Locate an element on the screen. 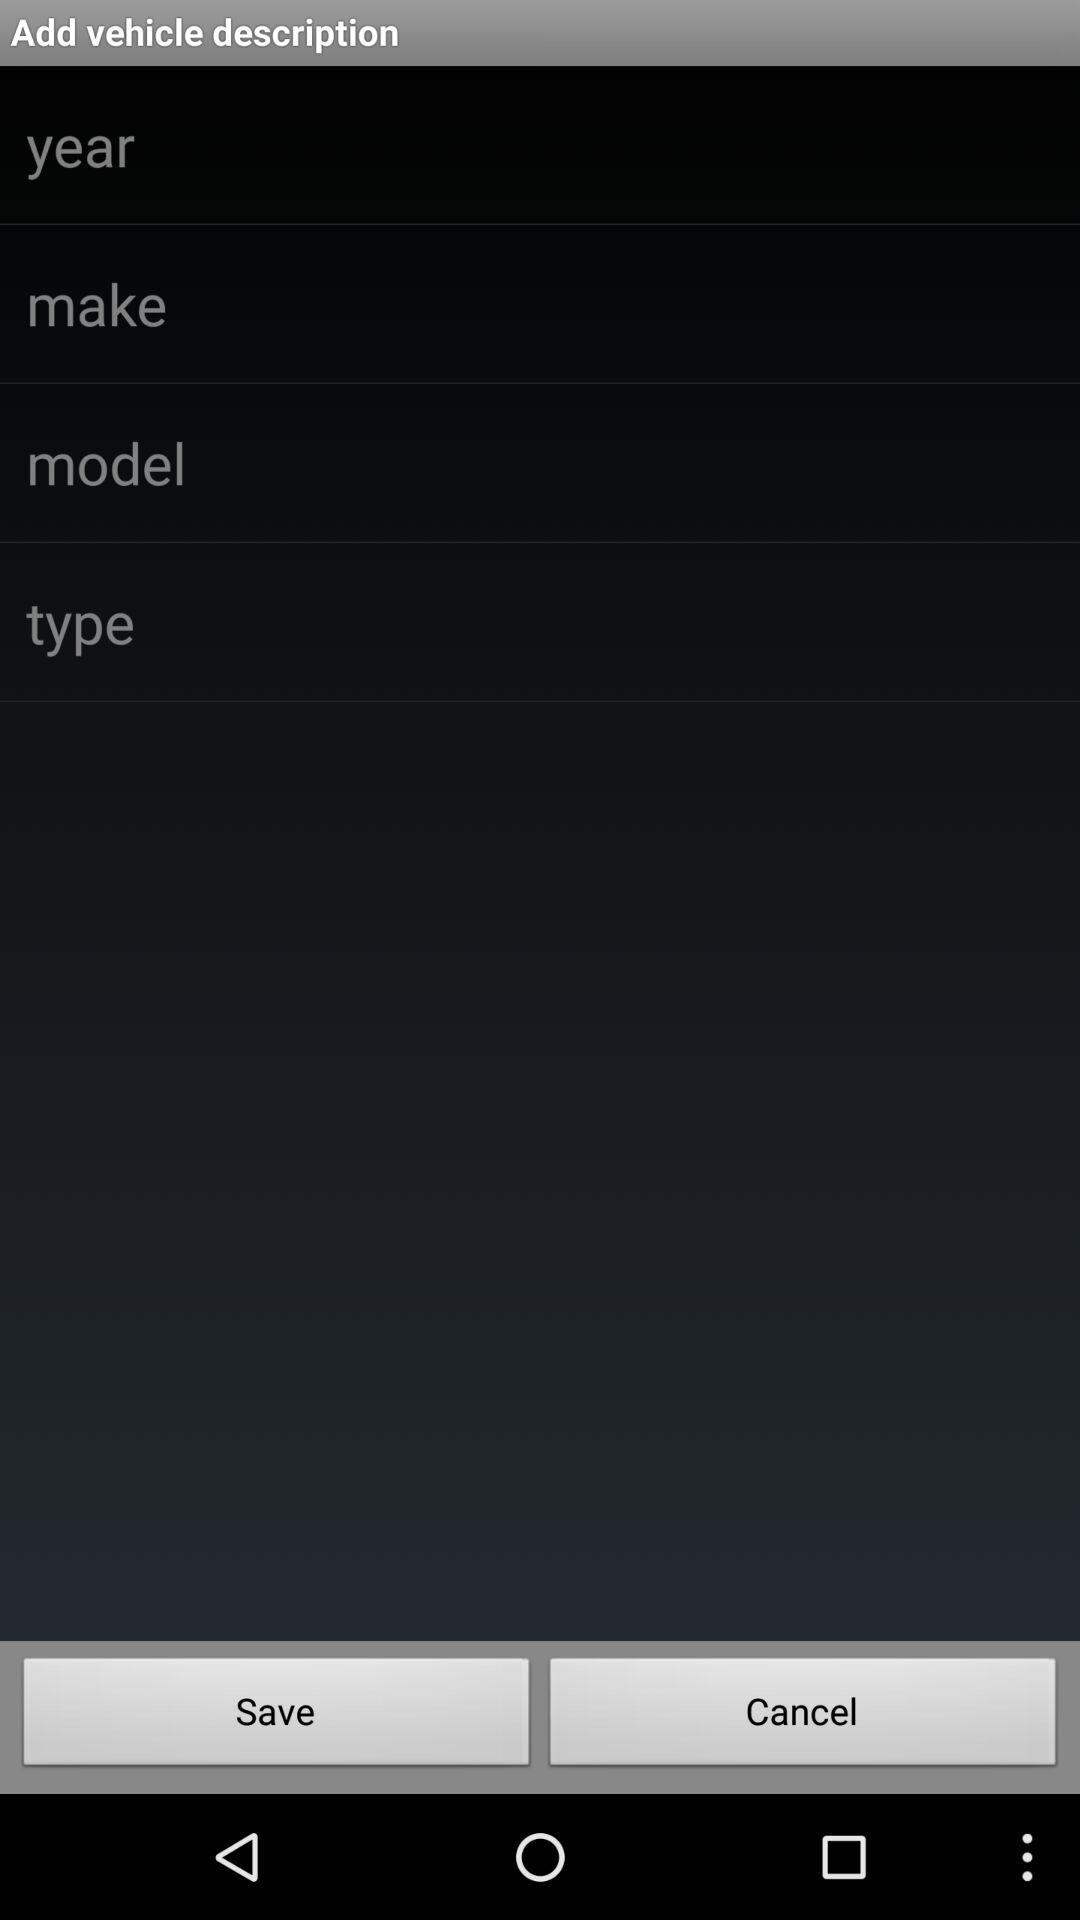 Image resolution: width=1080 pixels, height=1920 pixels. cancel button is located at coordinates (802, 1716).